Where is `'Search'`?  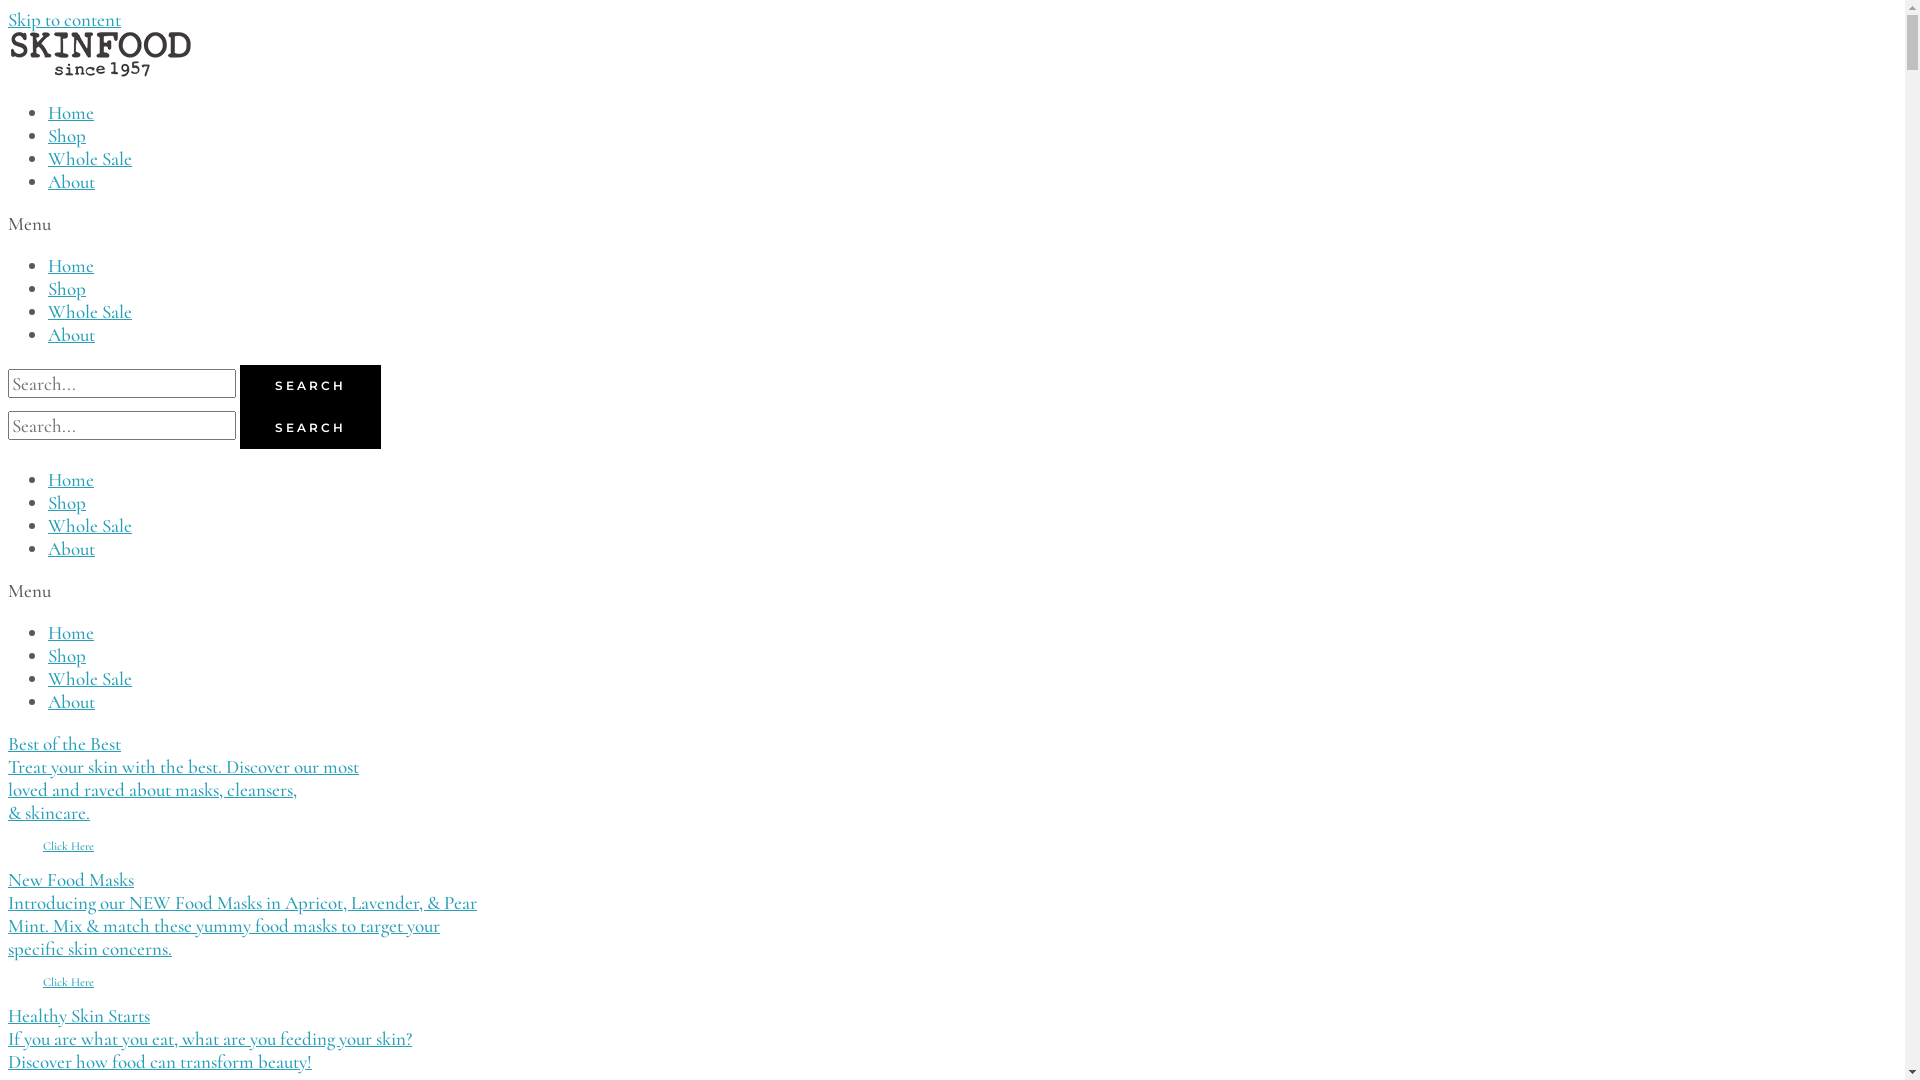 'Search' is located at coordinates (120, 424).